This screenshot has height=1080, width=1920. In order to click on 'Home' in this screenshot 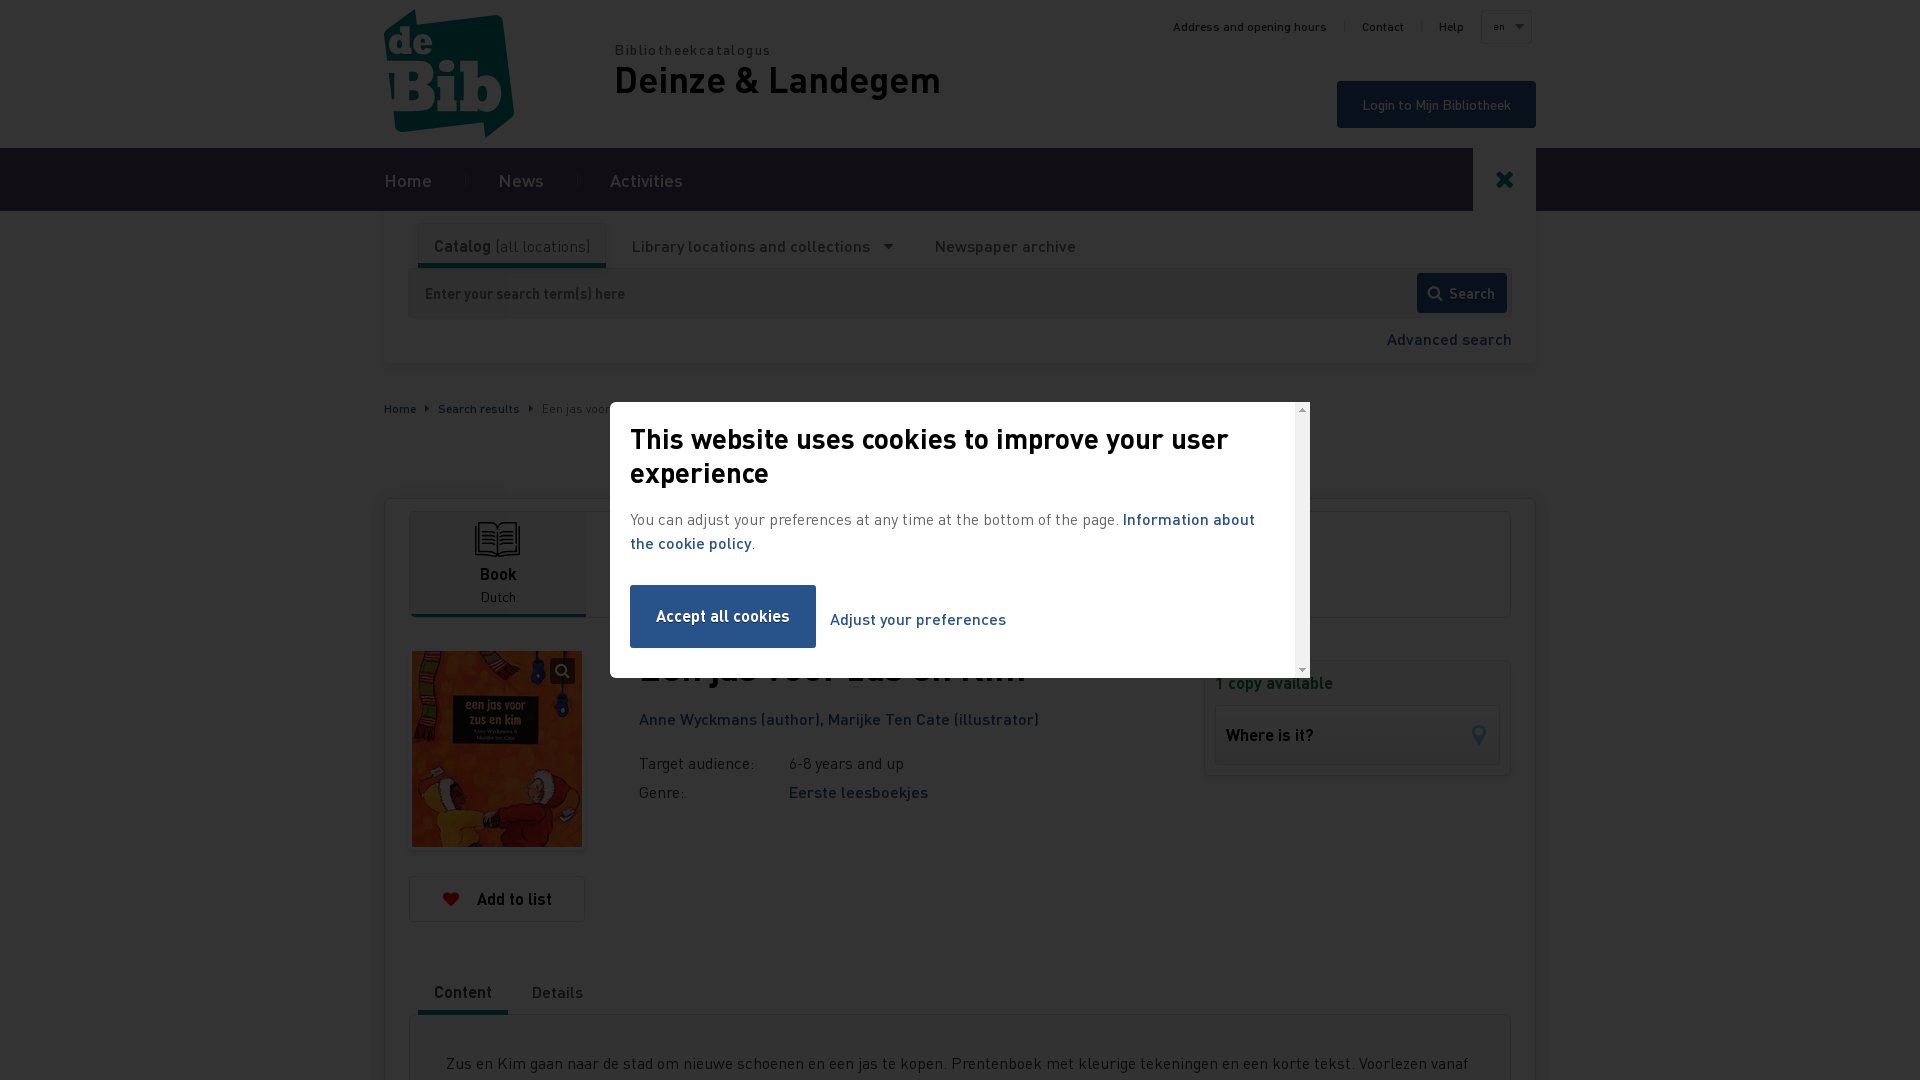, I will do `click(384, 72)`.